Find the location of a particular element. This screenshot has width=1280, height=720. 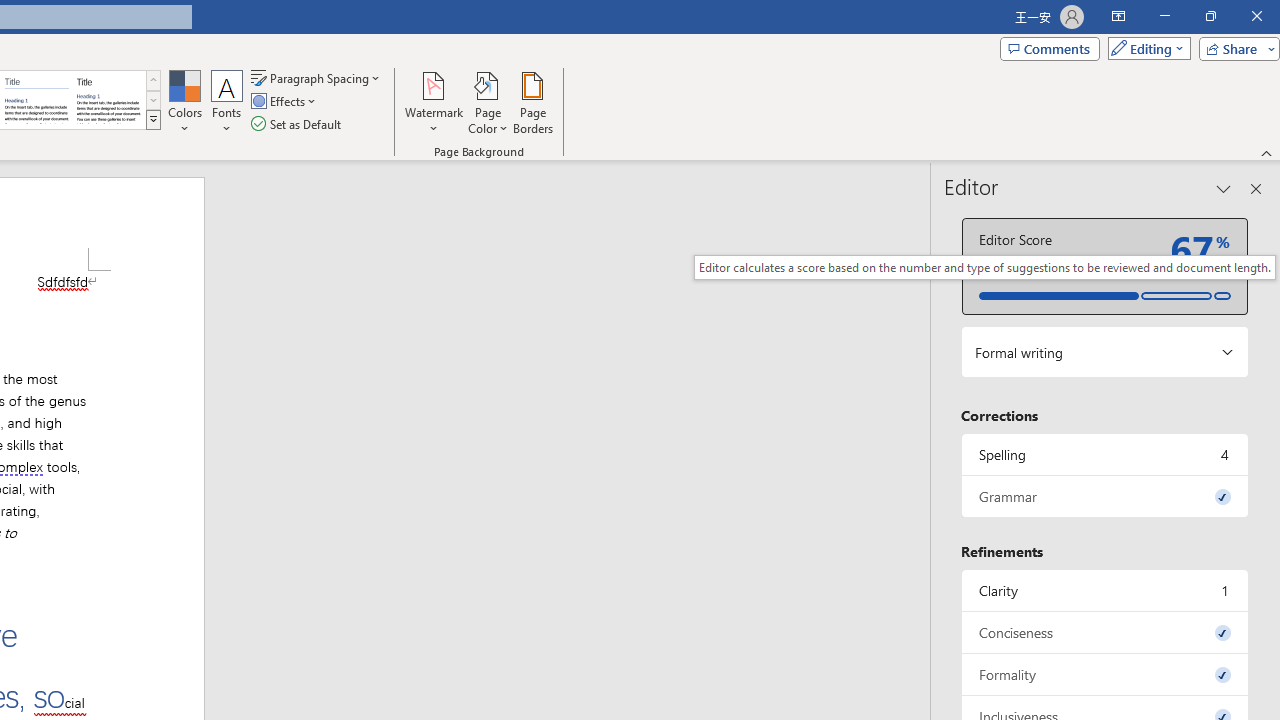

'Editor Score 67%' is located at coordinates (1104, 265).